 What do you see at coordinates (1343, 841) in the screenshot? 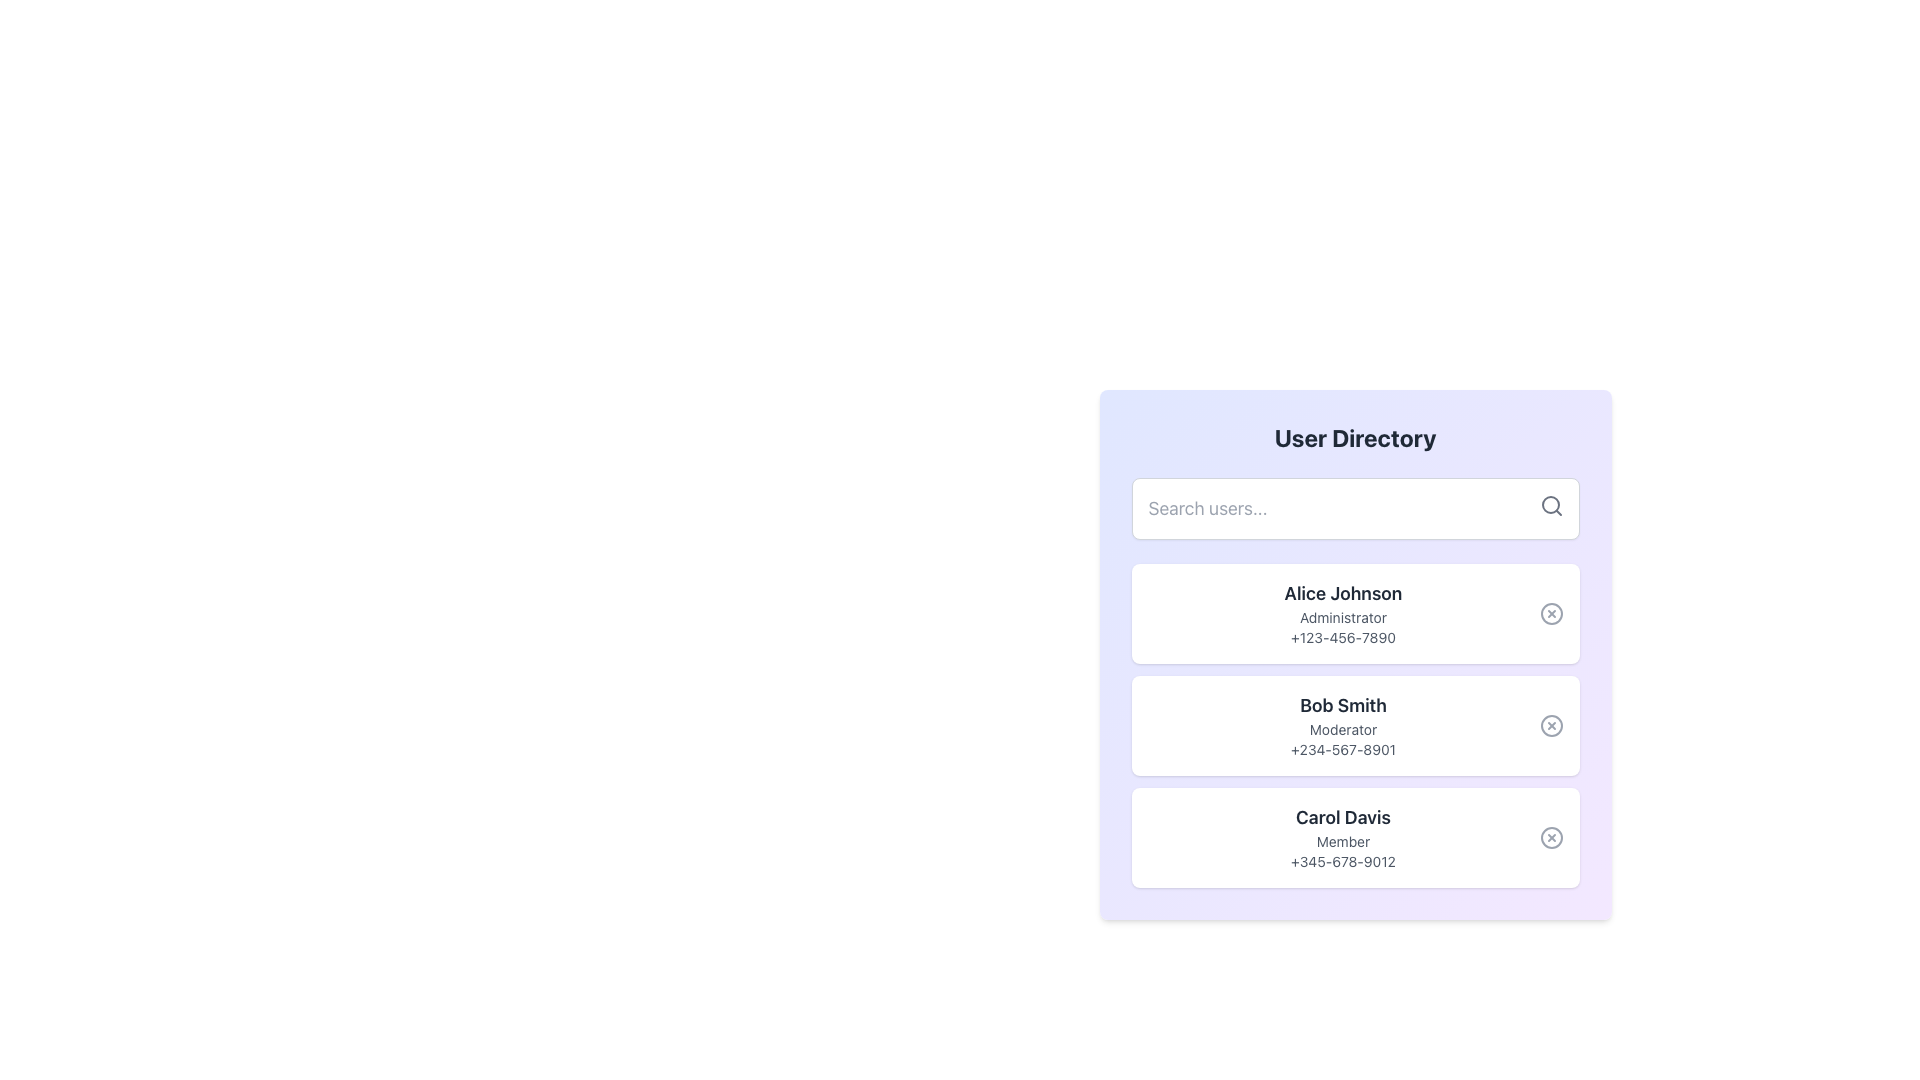
I see `the static text label displaying 'Member', which is part of the user entry for 'Carol Davis' in the information card` at bounding box center [1343, 841].